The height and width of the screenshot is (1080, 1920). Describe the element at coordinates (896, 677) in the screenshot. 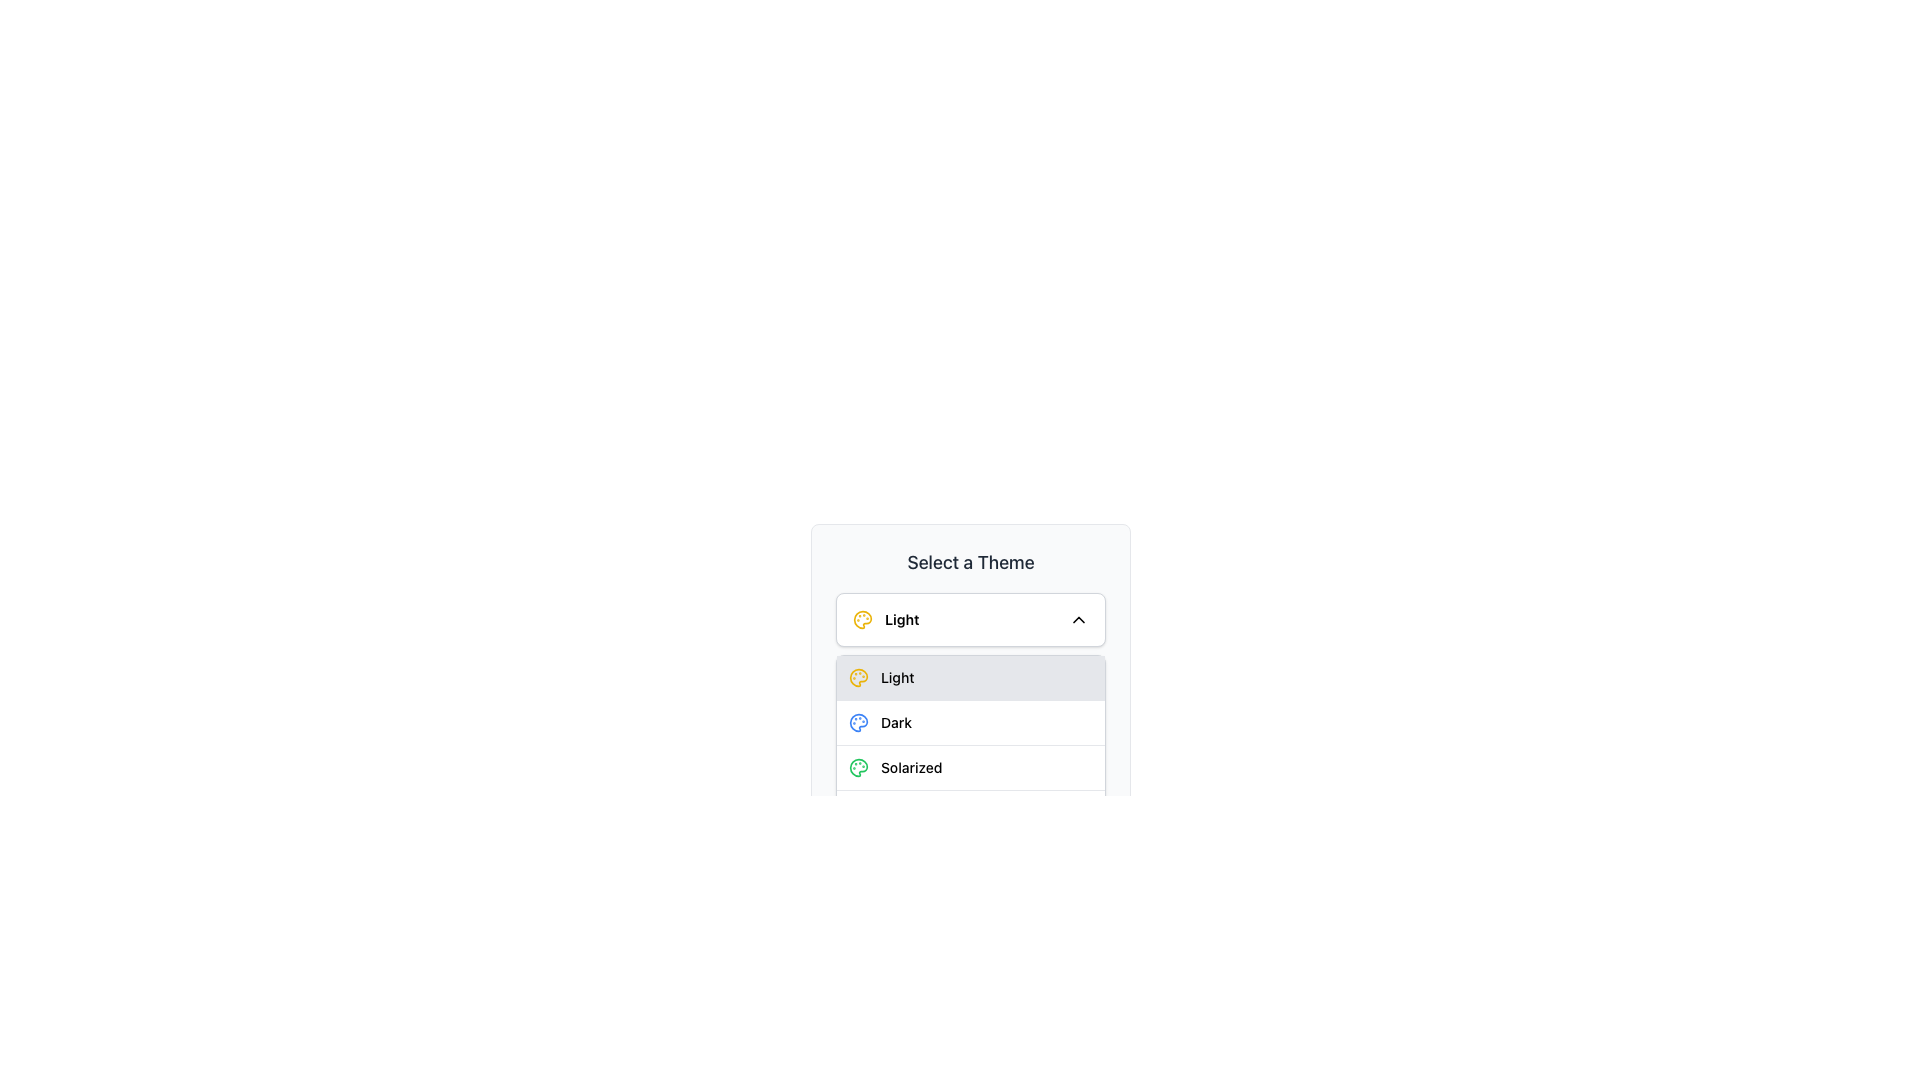

I see `the text label displaying 'Light' within the dropdown menu under 'Select a Theme', which is highlighted and selected` at that location.